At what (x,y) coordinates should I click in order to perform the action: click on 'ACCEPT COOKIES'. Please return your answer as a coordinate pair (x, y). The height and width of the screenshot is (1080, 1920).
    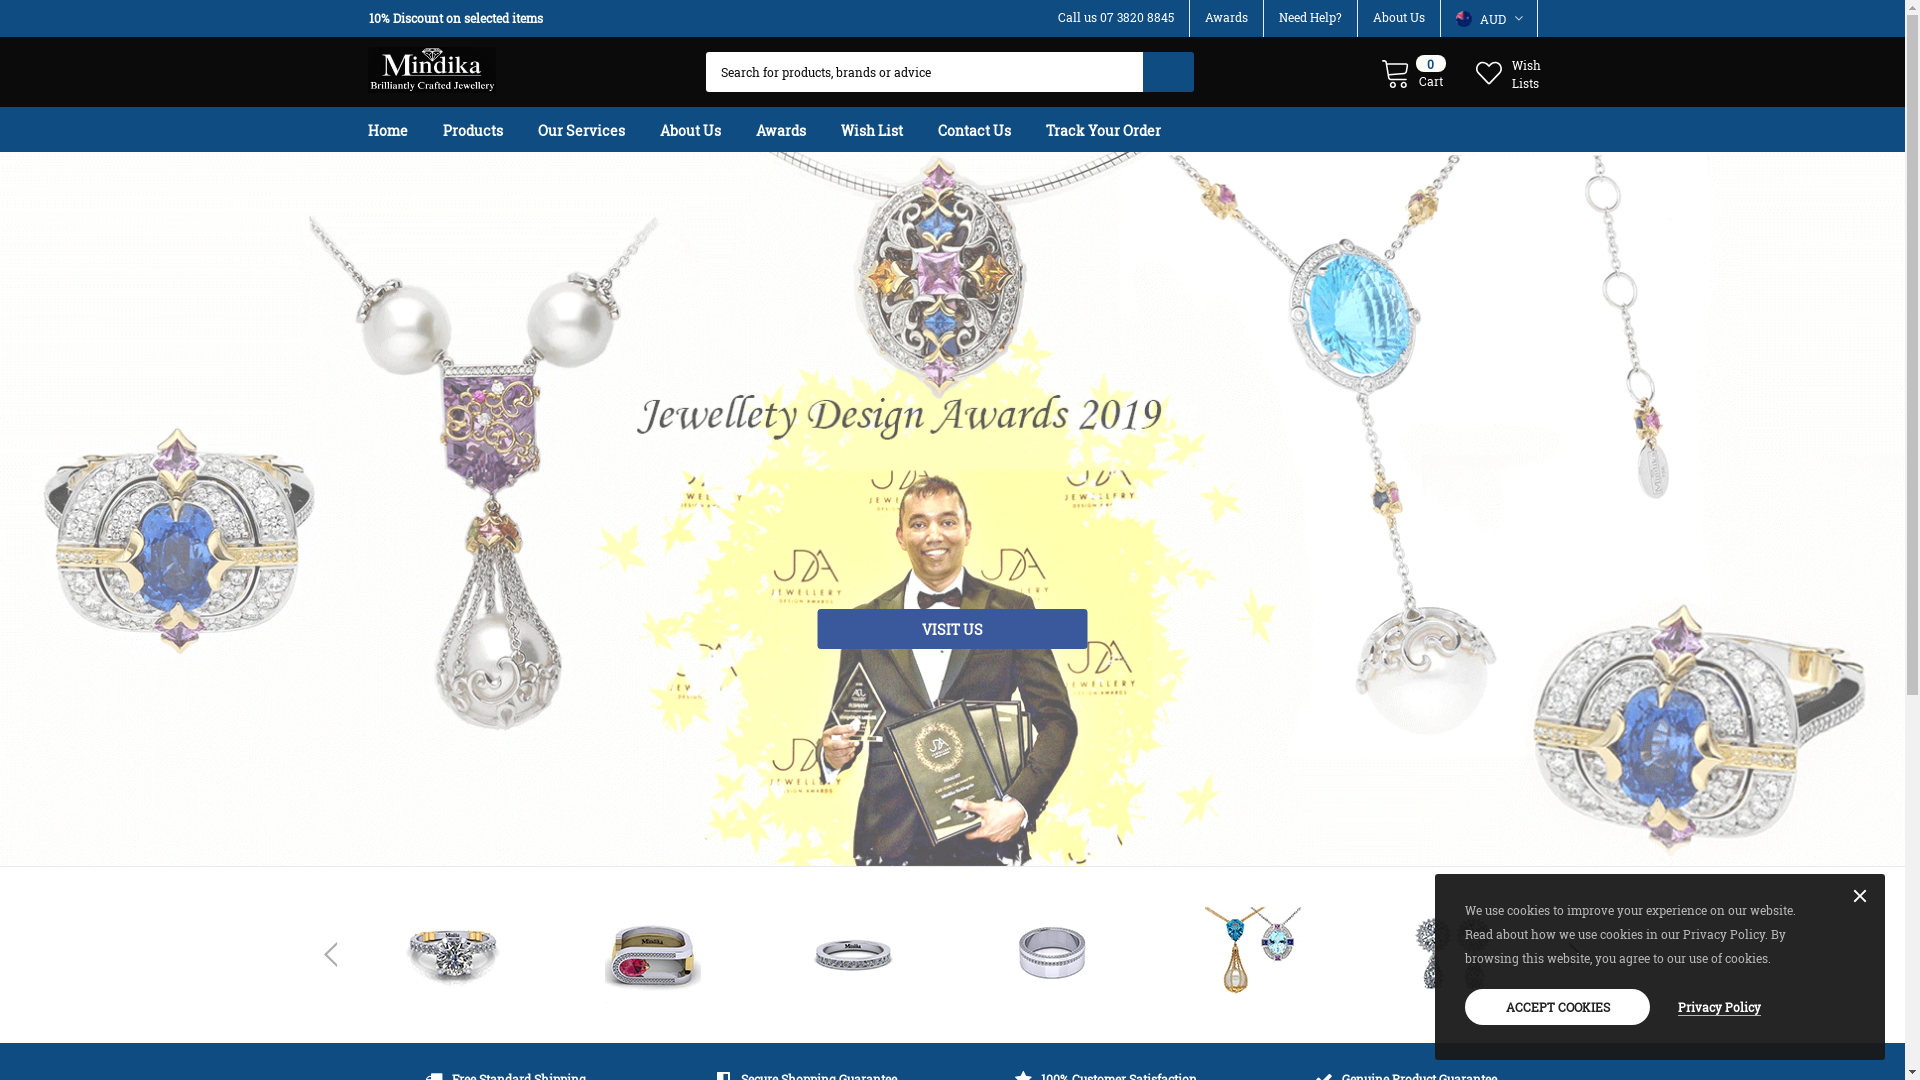
    Looking at the image, I should click on (1556, 1006).